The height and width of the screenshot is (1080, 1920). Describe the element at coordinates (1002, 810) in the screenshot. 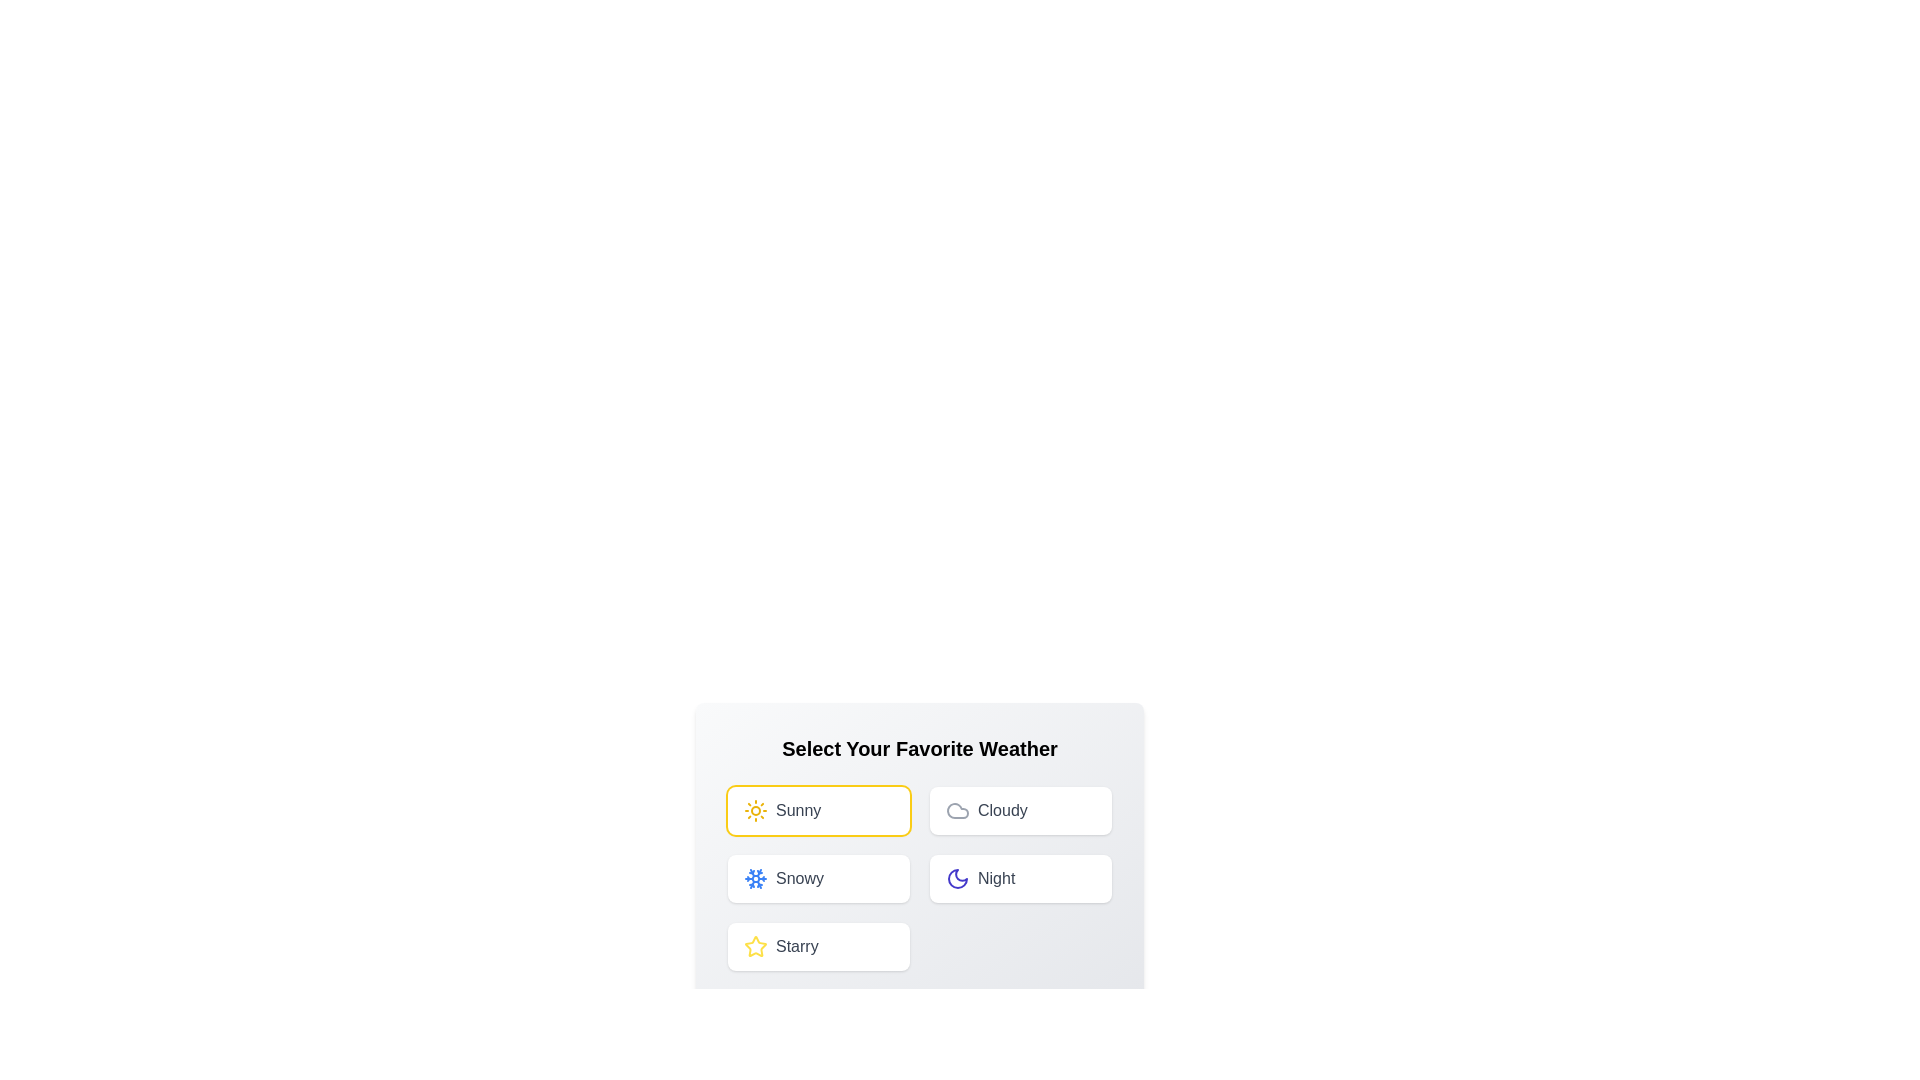

I see `'Cloudy' label text displayed in the weather preference selection interface, which is located in the second column of the top row, right next to the cloud icon` at that location.